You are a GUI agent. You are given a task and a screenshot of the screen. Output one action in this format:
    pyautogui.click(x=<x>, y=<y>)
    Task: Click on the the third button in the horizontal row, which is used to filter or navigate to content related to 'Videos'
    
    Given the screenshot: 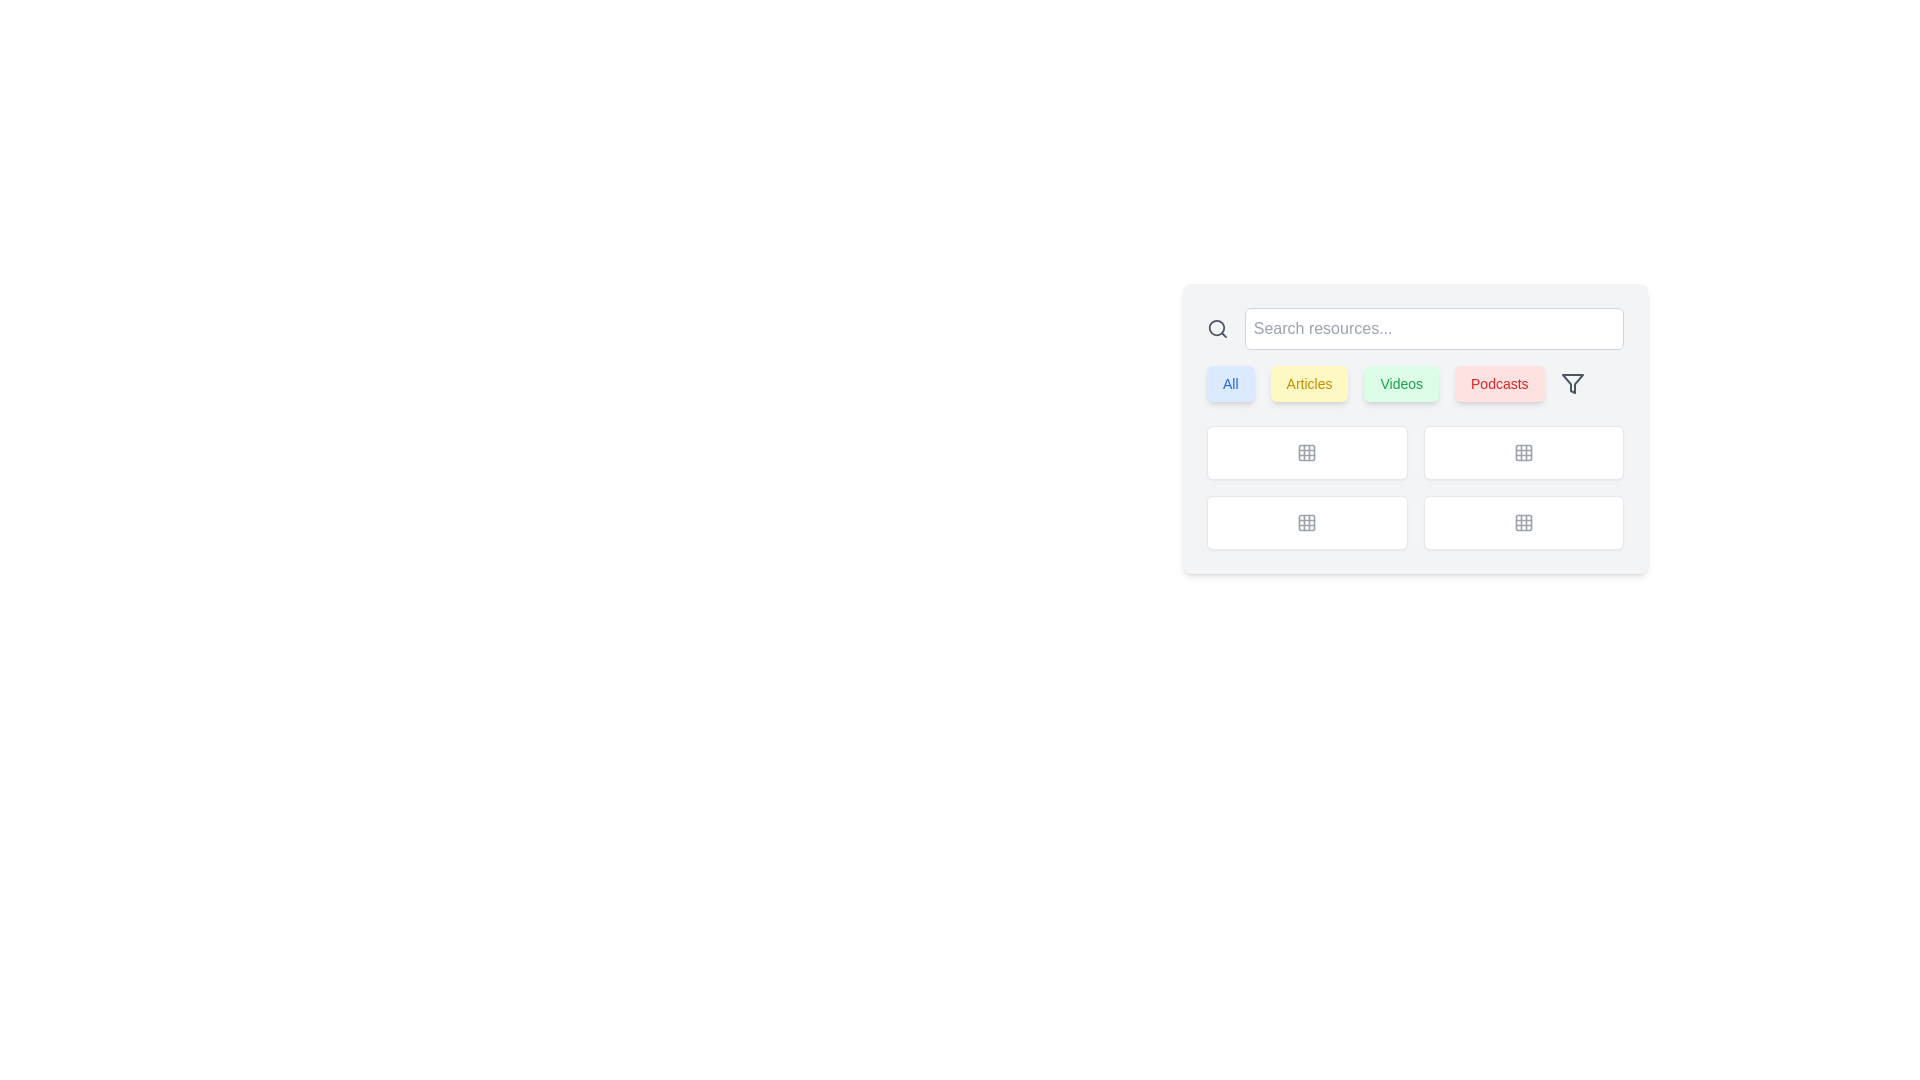 What is the action you would take?
    pyautogui.click(x=1400, y=384)
    